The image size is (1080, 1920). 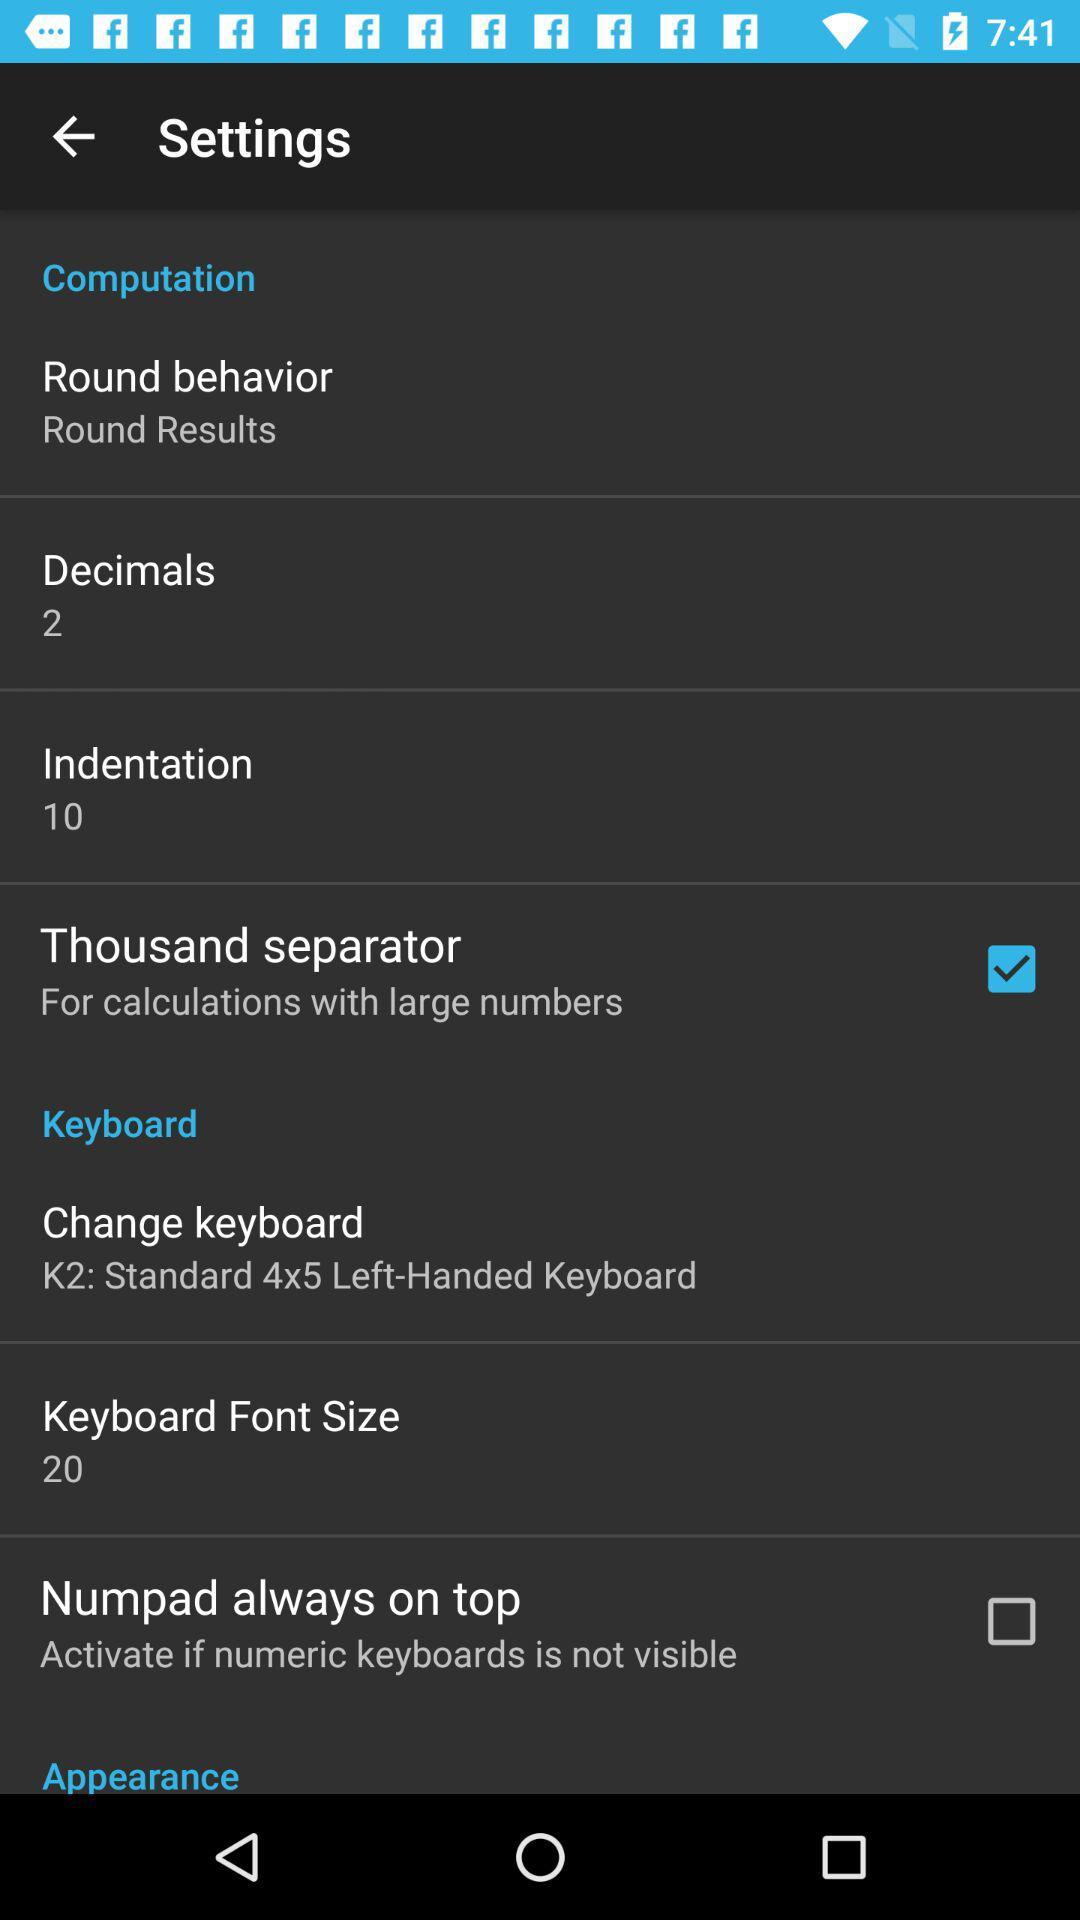 What do you see at coordinates (221, 1413) in the screenshot?
I see `the item above the 20 icon` at bounding box center [221, 1413].